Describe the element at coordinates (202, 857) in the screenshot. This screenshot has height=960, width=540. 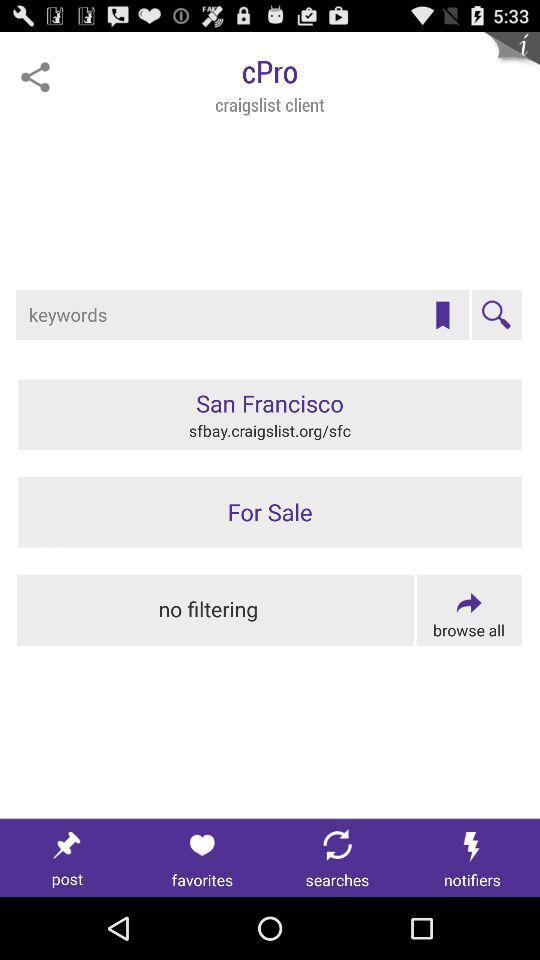
I see `because back devicer` at that location.